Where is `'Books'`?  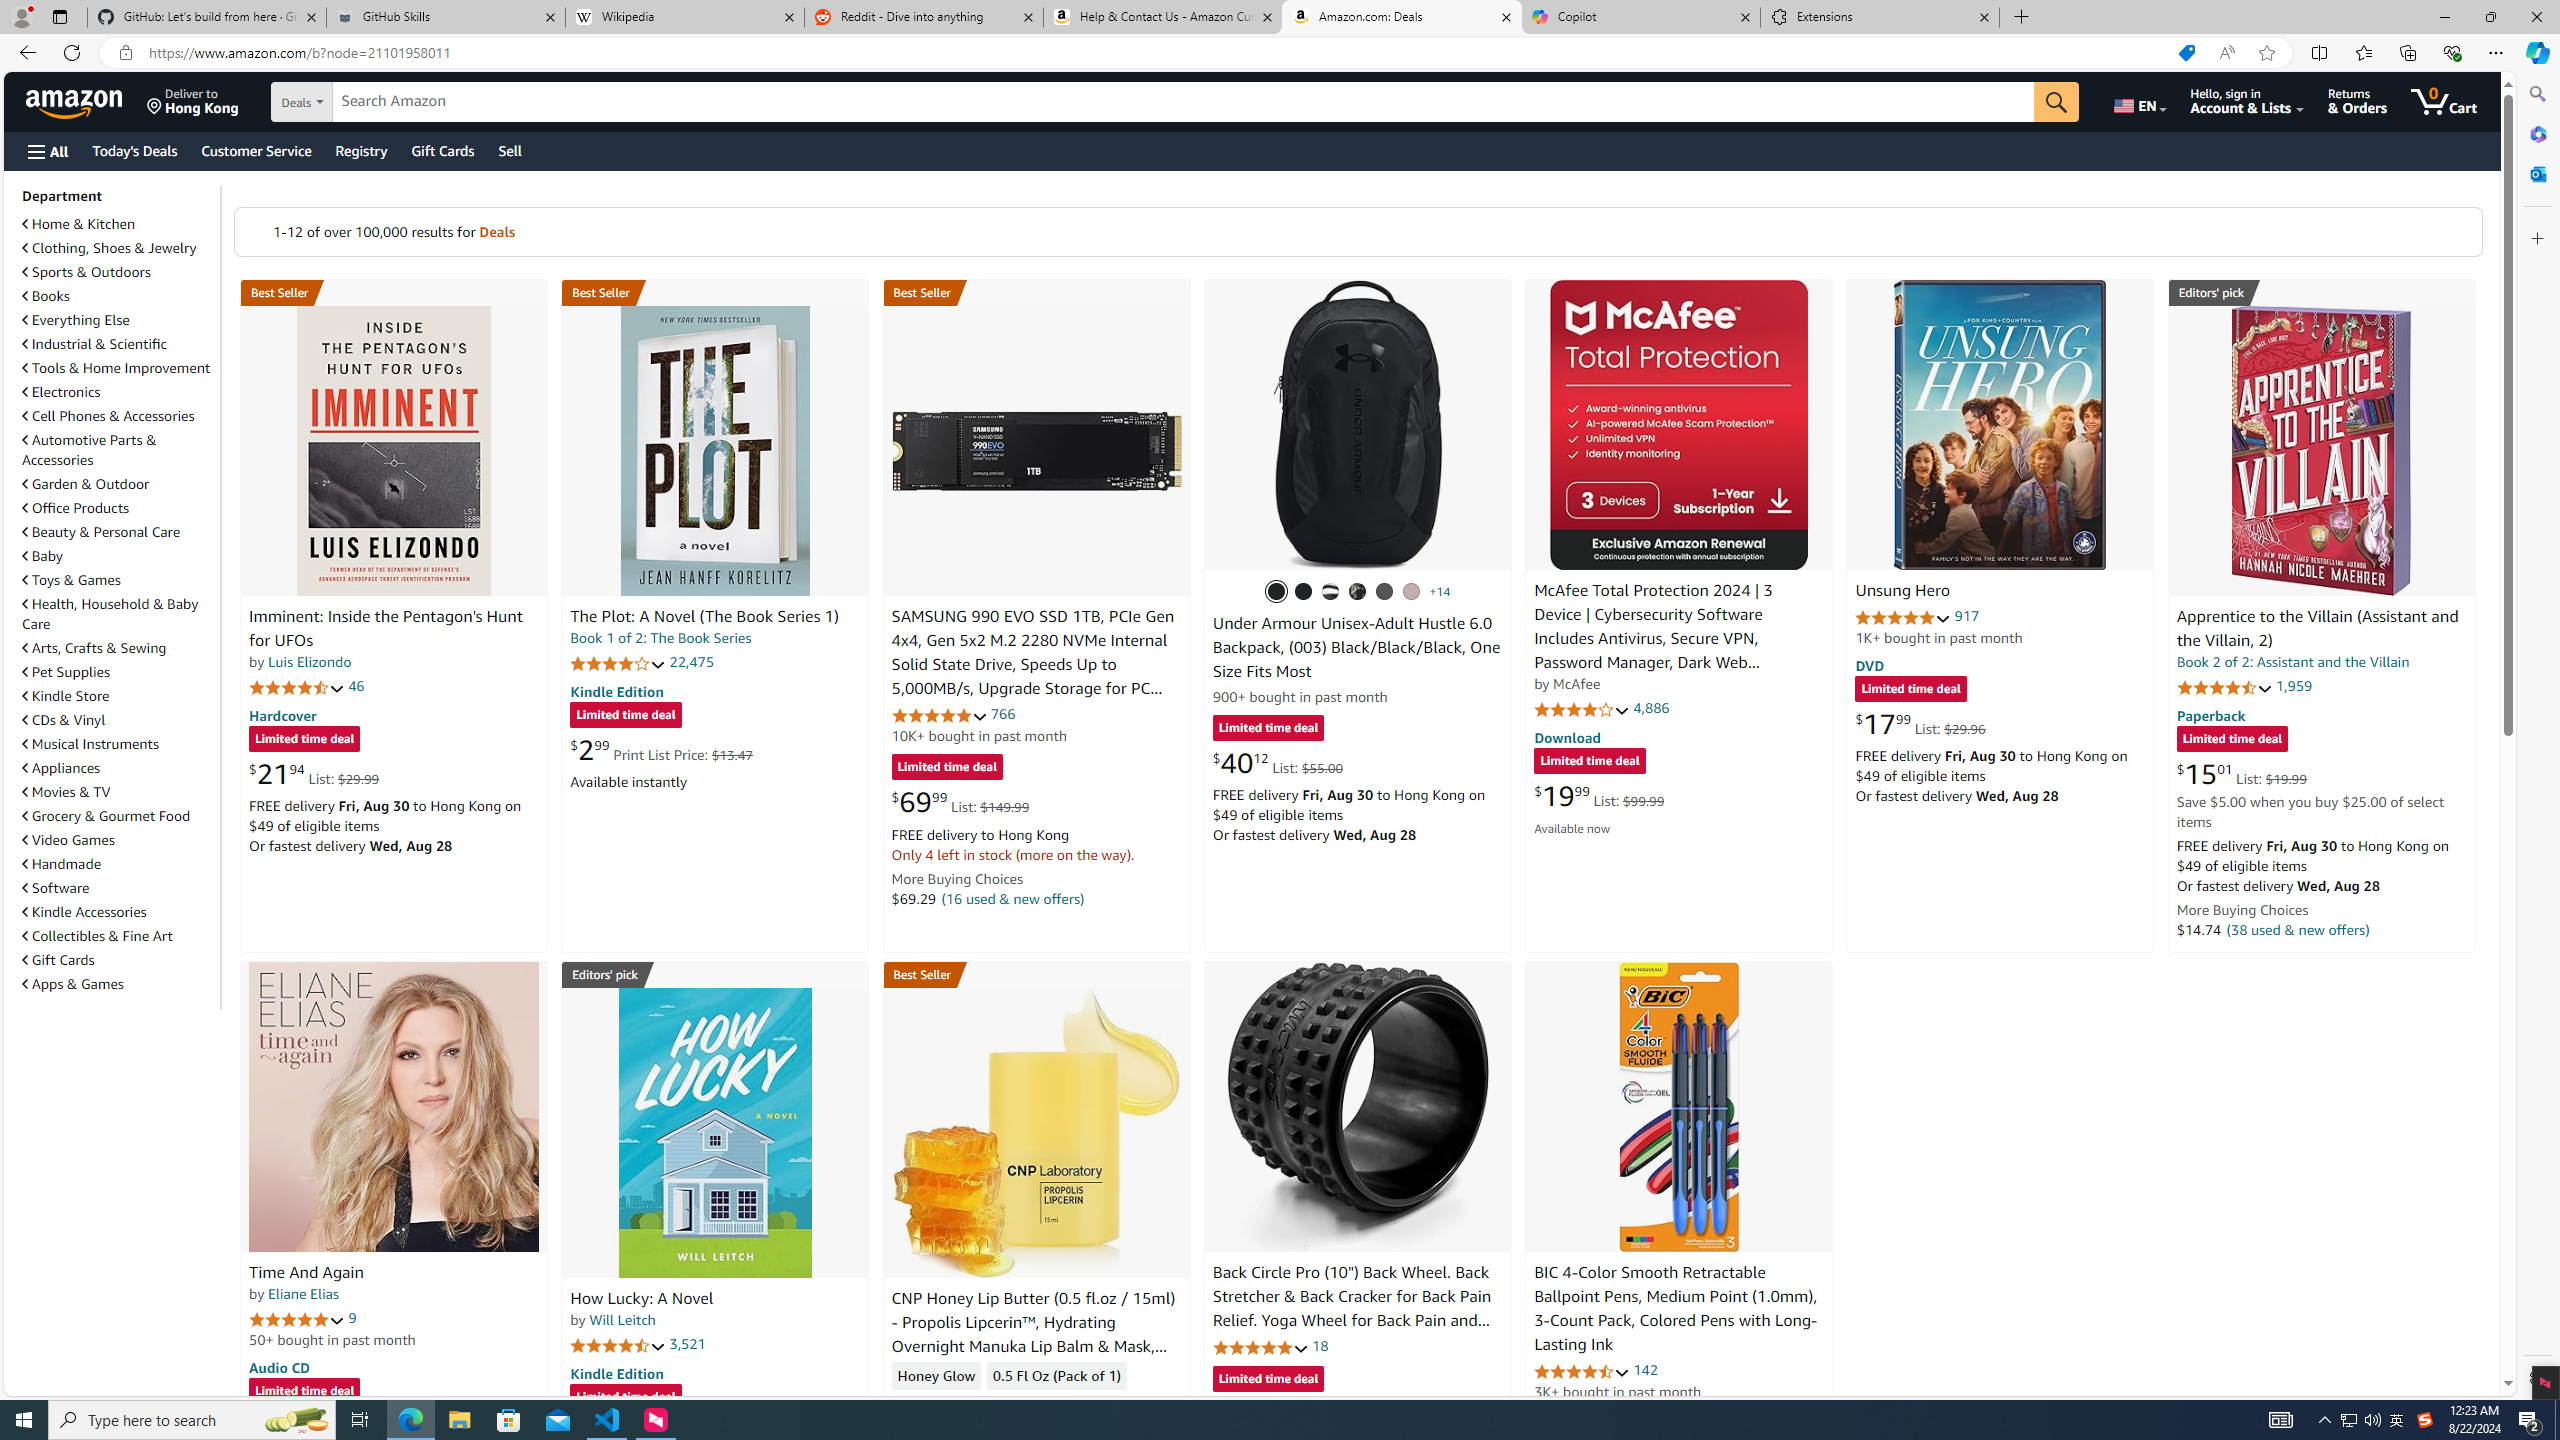 'Books' is located at coordinates (118, 294).